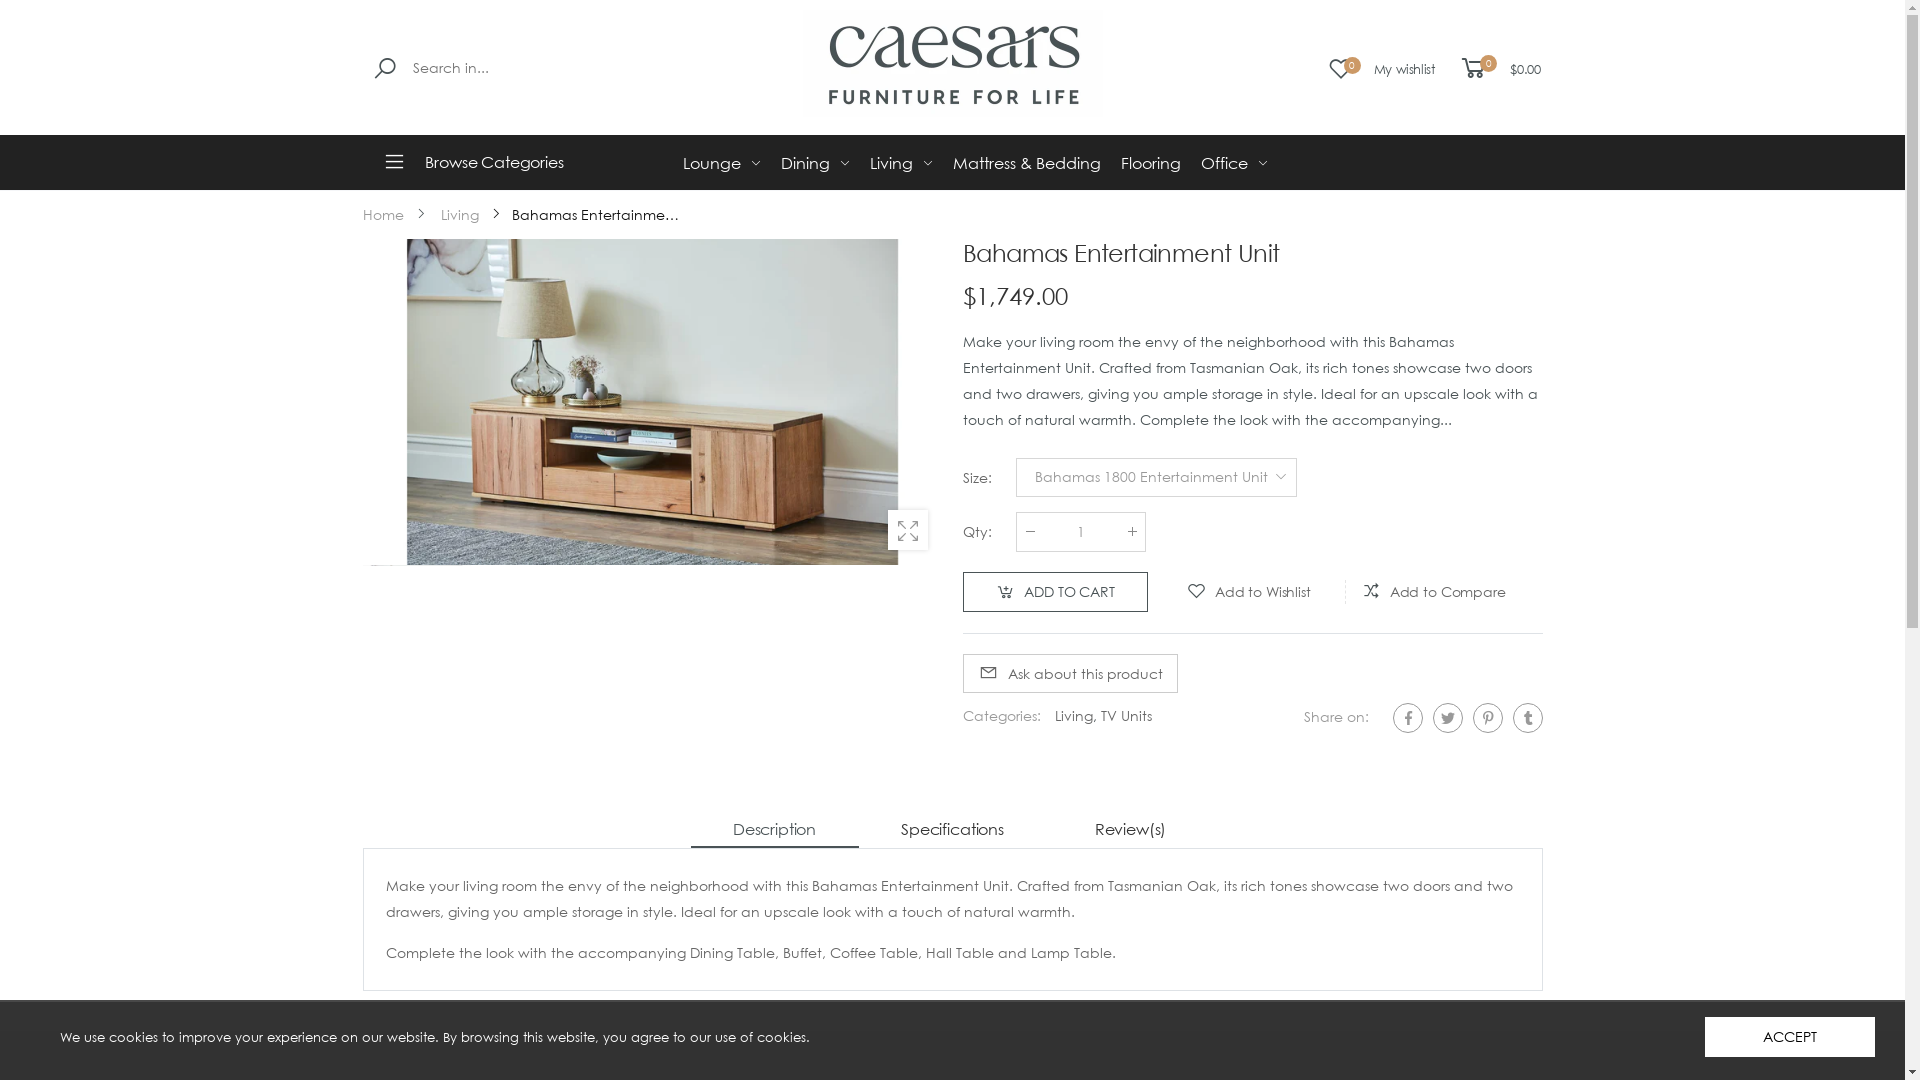  Describe the element at coordinates (497, 161) in the screenshot. I see `'Browse Categories'` at that location.